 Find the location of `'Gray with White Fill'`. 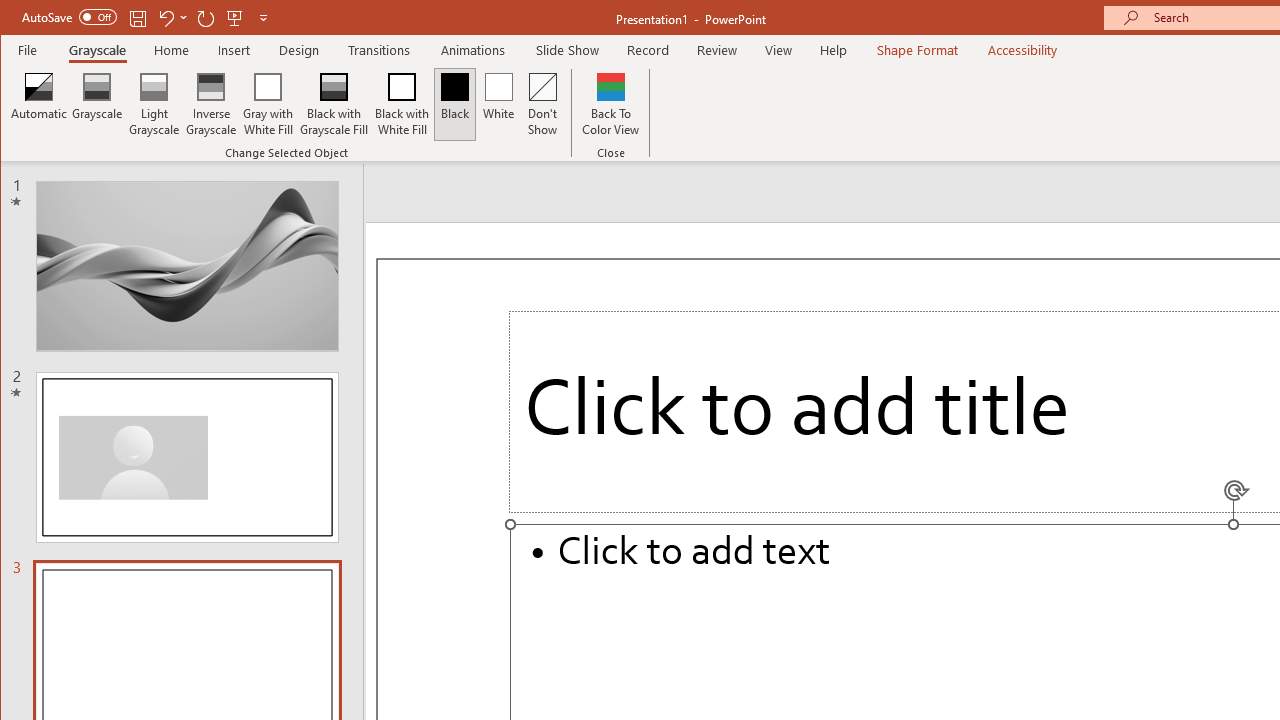

'Gray with White Fill' is located at coordinates (267, 104).